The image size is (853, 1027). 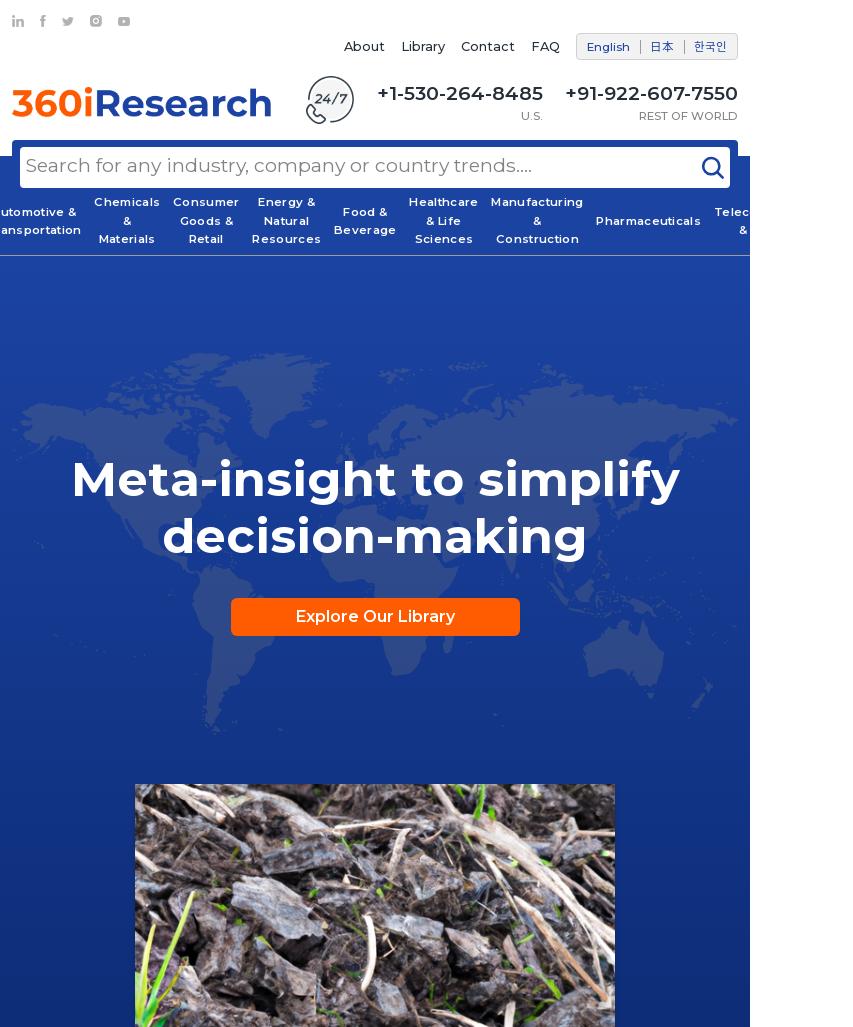 What do you see at coordinates (687, 116) in the screenshot?
I see `'REST OF WORLD'` at bounding box center [687, 116].